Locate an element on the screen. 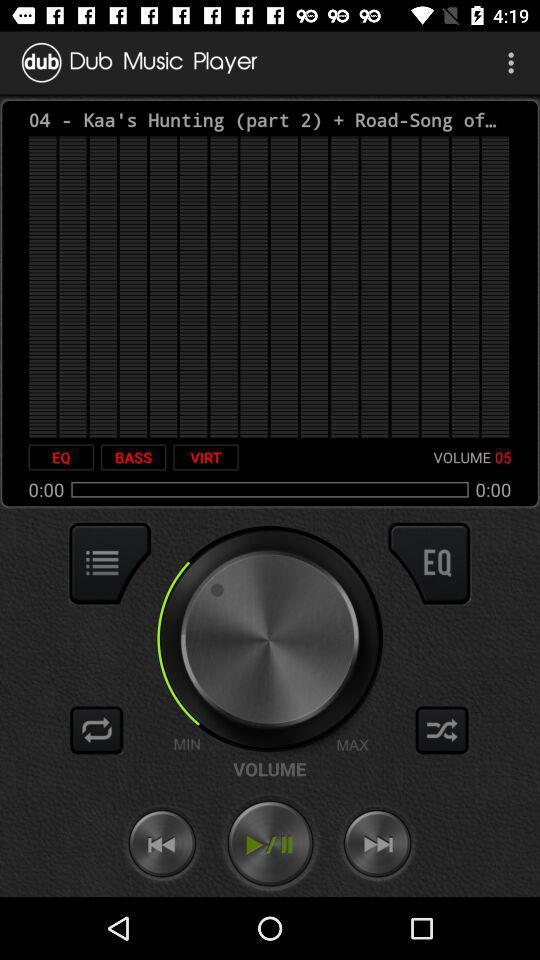 This screenshot has width=540, height=960. next track is located at coordinates (377, 843).